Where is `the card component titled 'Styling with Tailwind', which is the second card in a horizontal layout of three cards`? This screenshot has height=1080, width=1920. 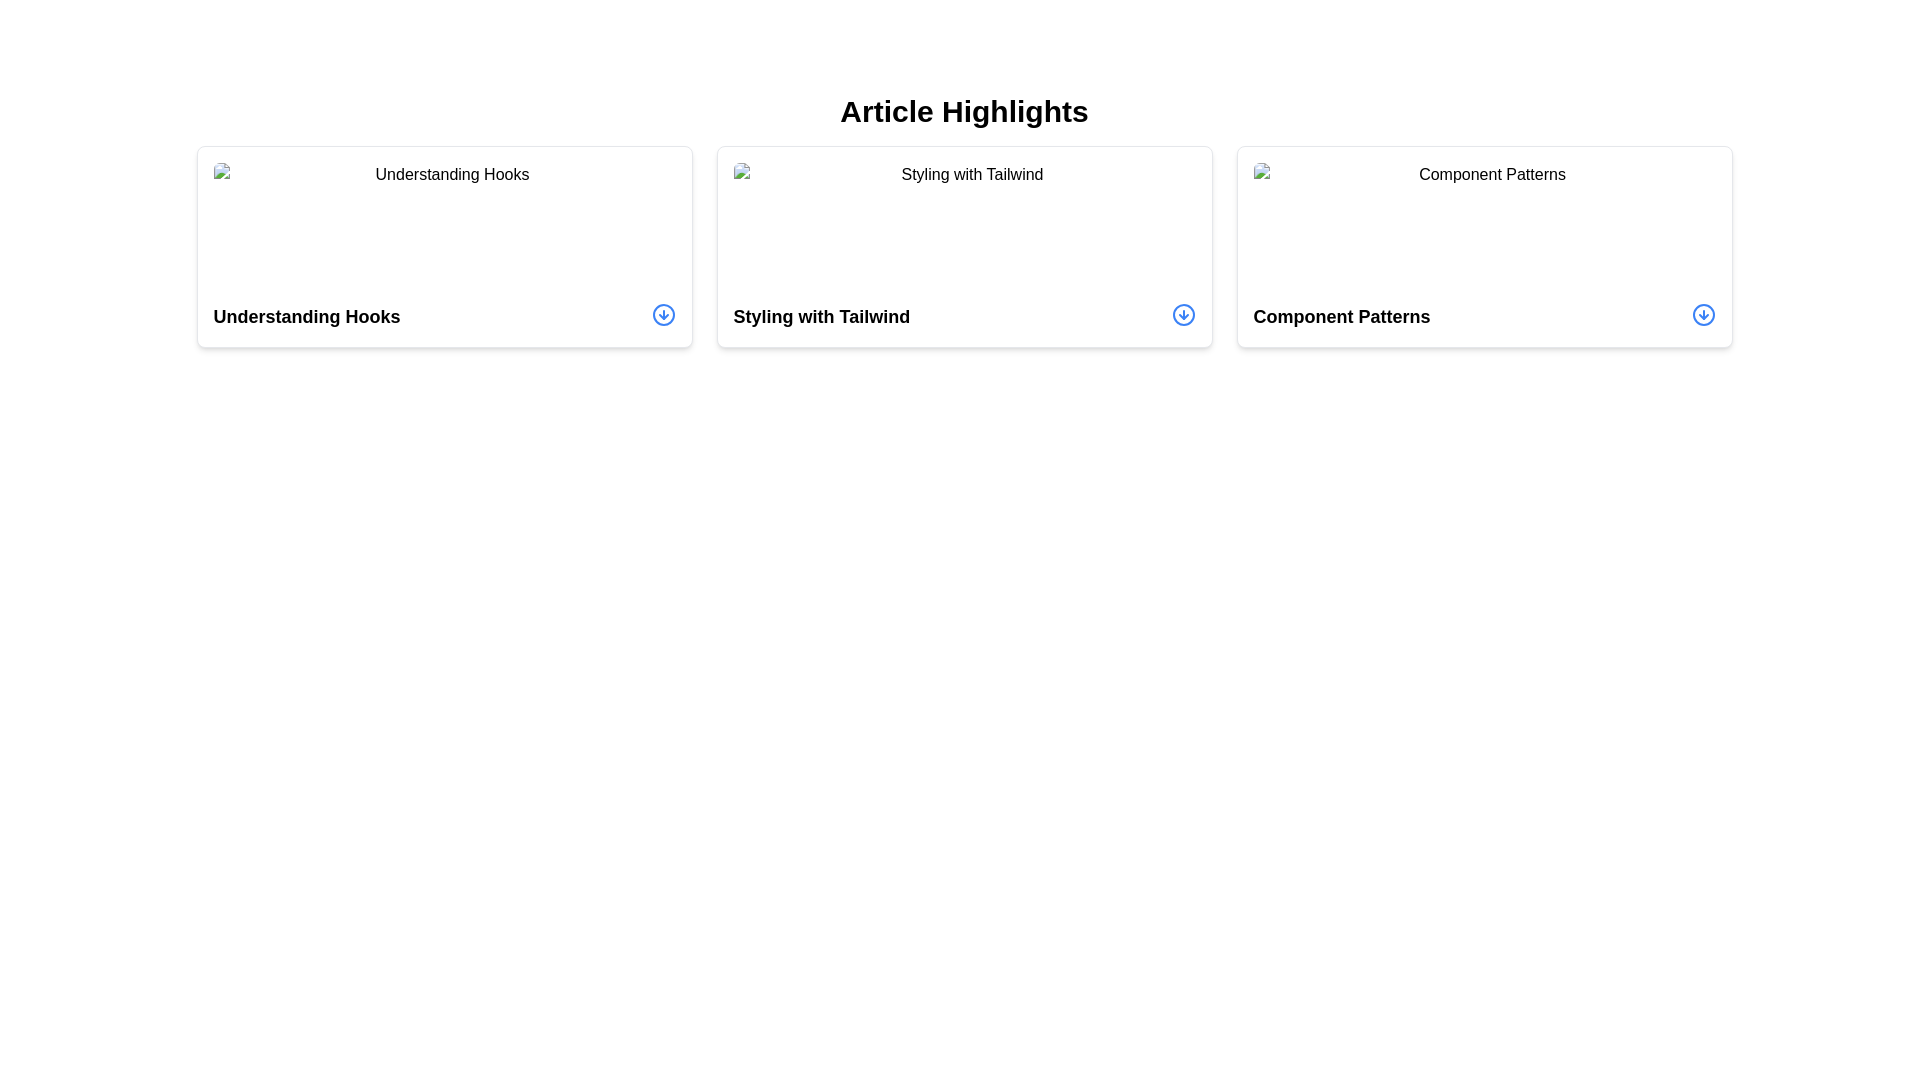
the card component titled 'Styling with Tailwind', which is the second card in a horizontal layout of three cards is located at coordinates (964, 245).